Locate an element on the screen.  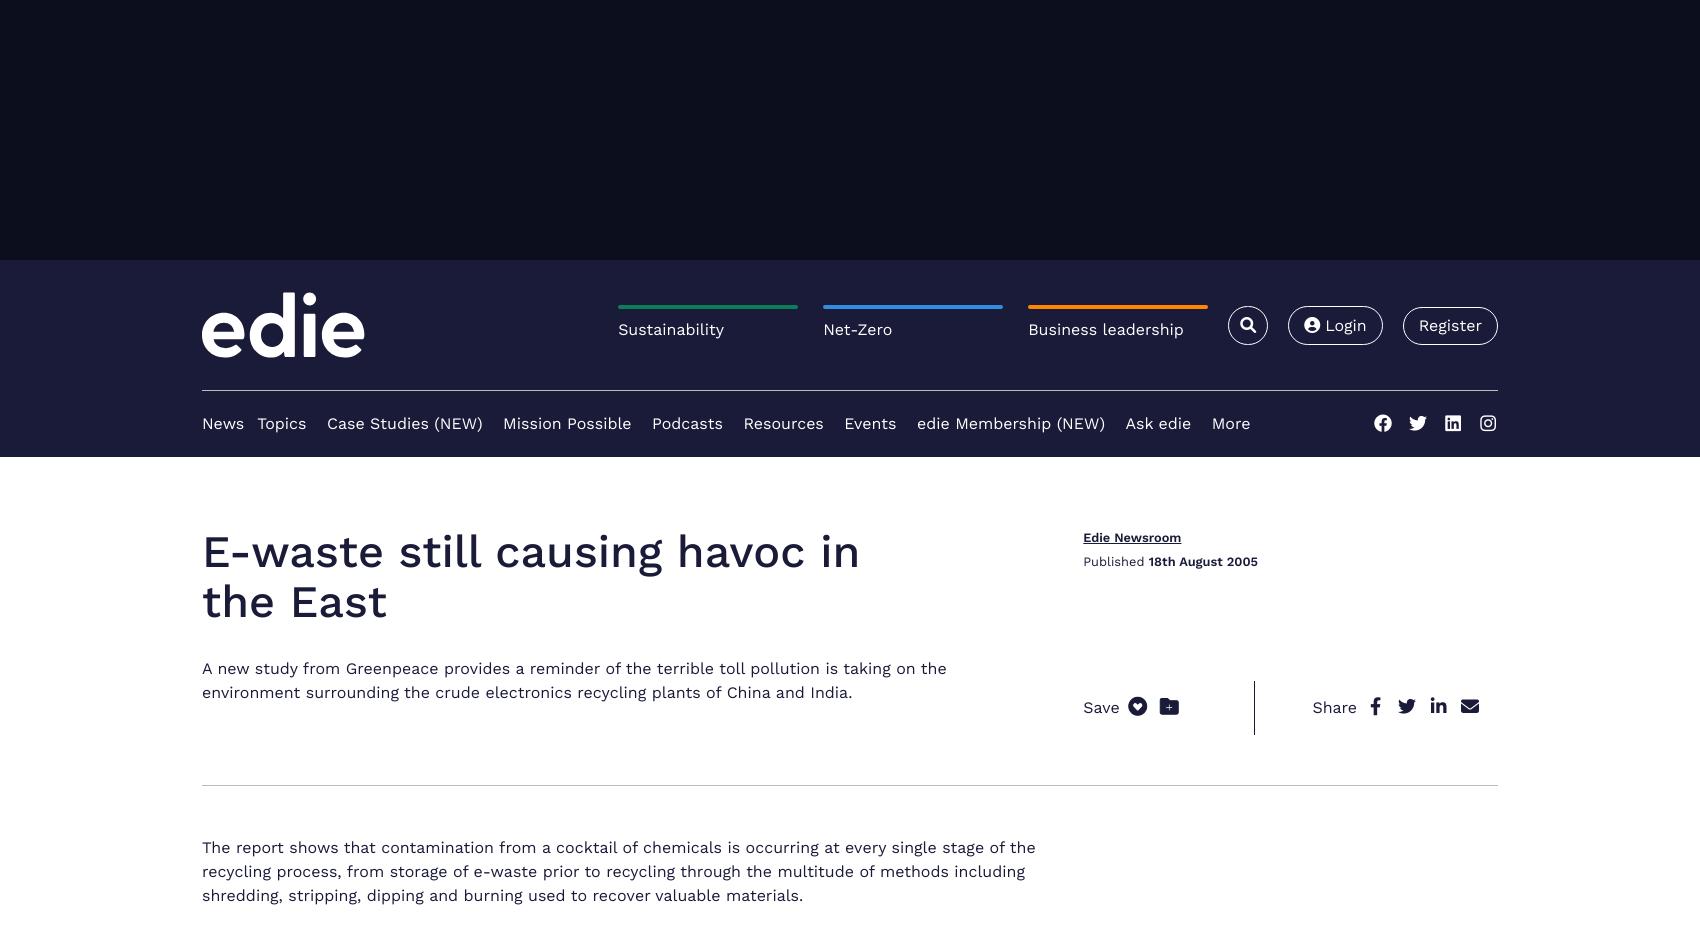
'Webinar:  Three good reasons to align your net zero property ambition with NABERS UK Ratings' is located at coordinates (1286, 760).